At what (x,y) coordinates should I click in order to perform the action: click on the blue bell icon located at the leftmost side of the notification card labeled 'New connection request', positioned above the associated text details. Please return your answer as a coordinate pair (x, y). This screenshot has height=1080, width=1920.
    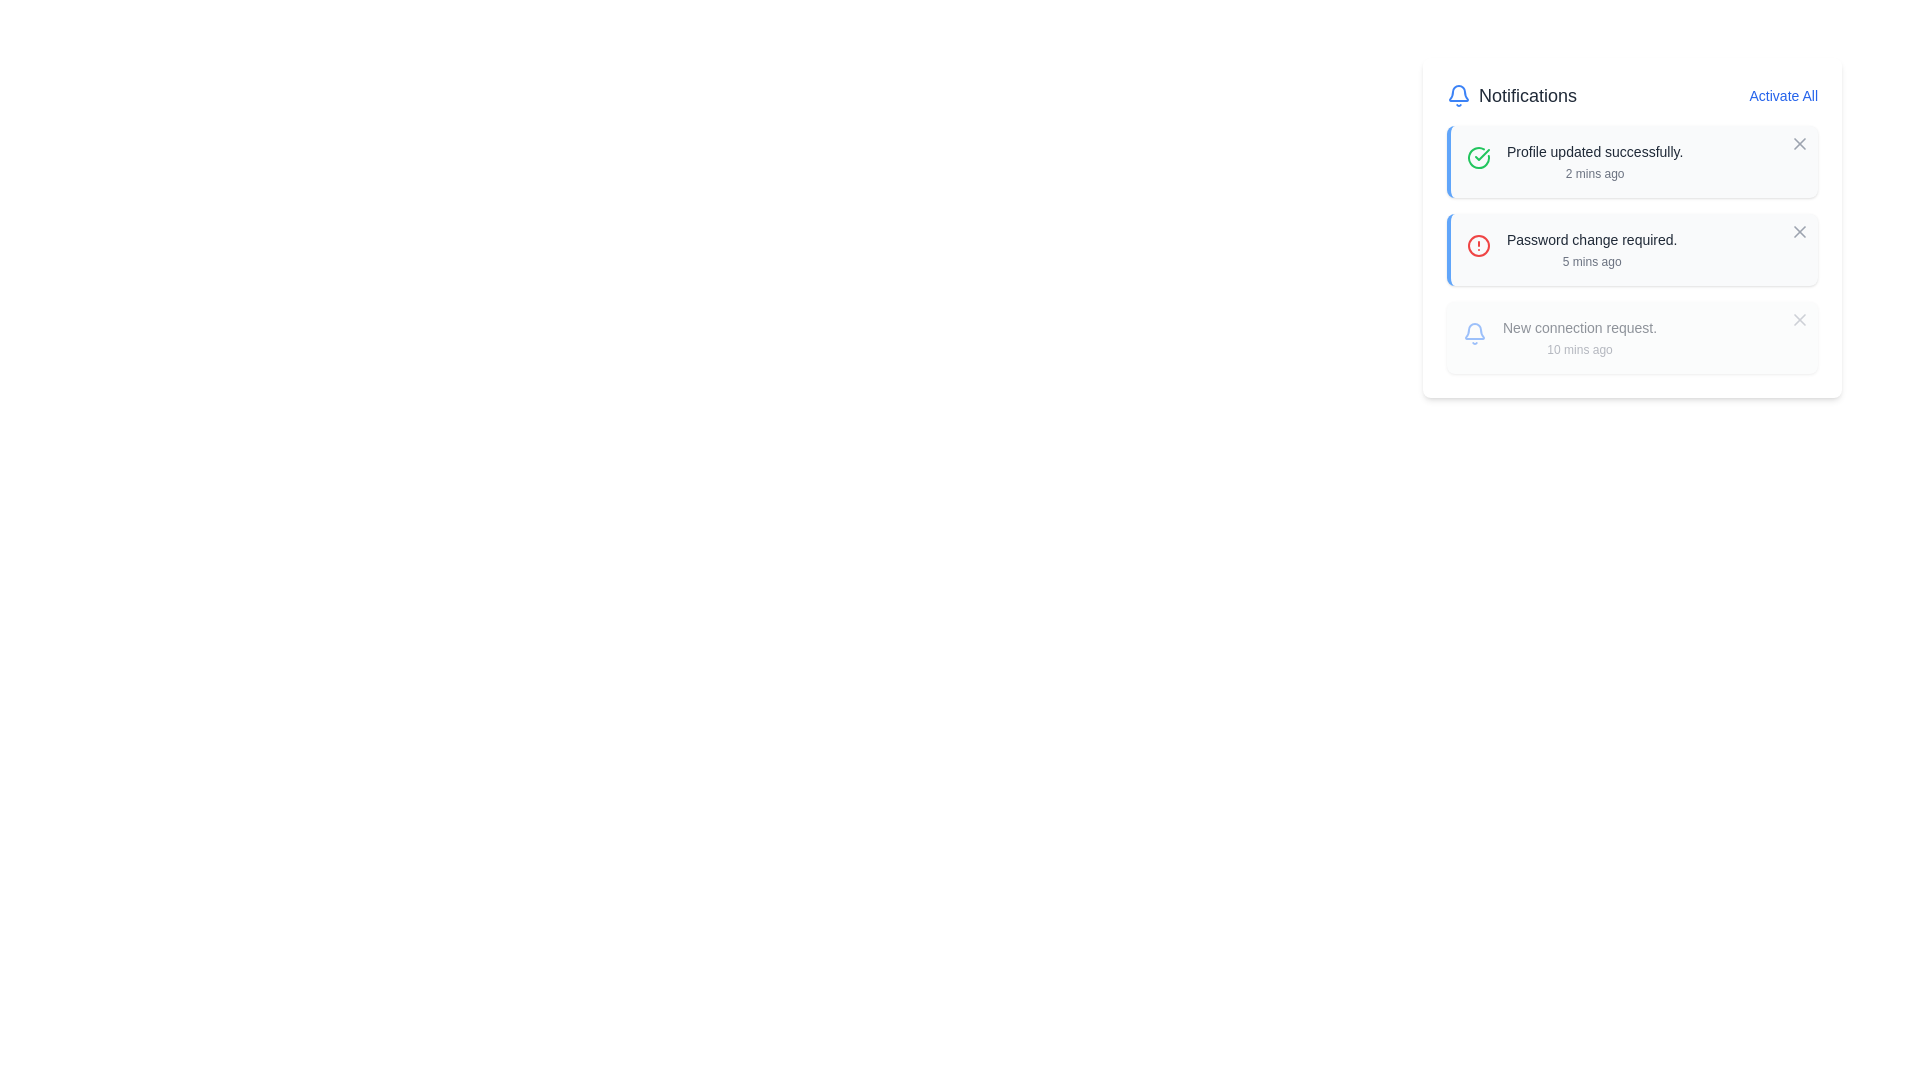
    Looking at the image, I should click on (1474, 338).